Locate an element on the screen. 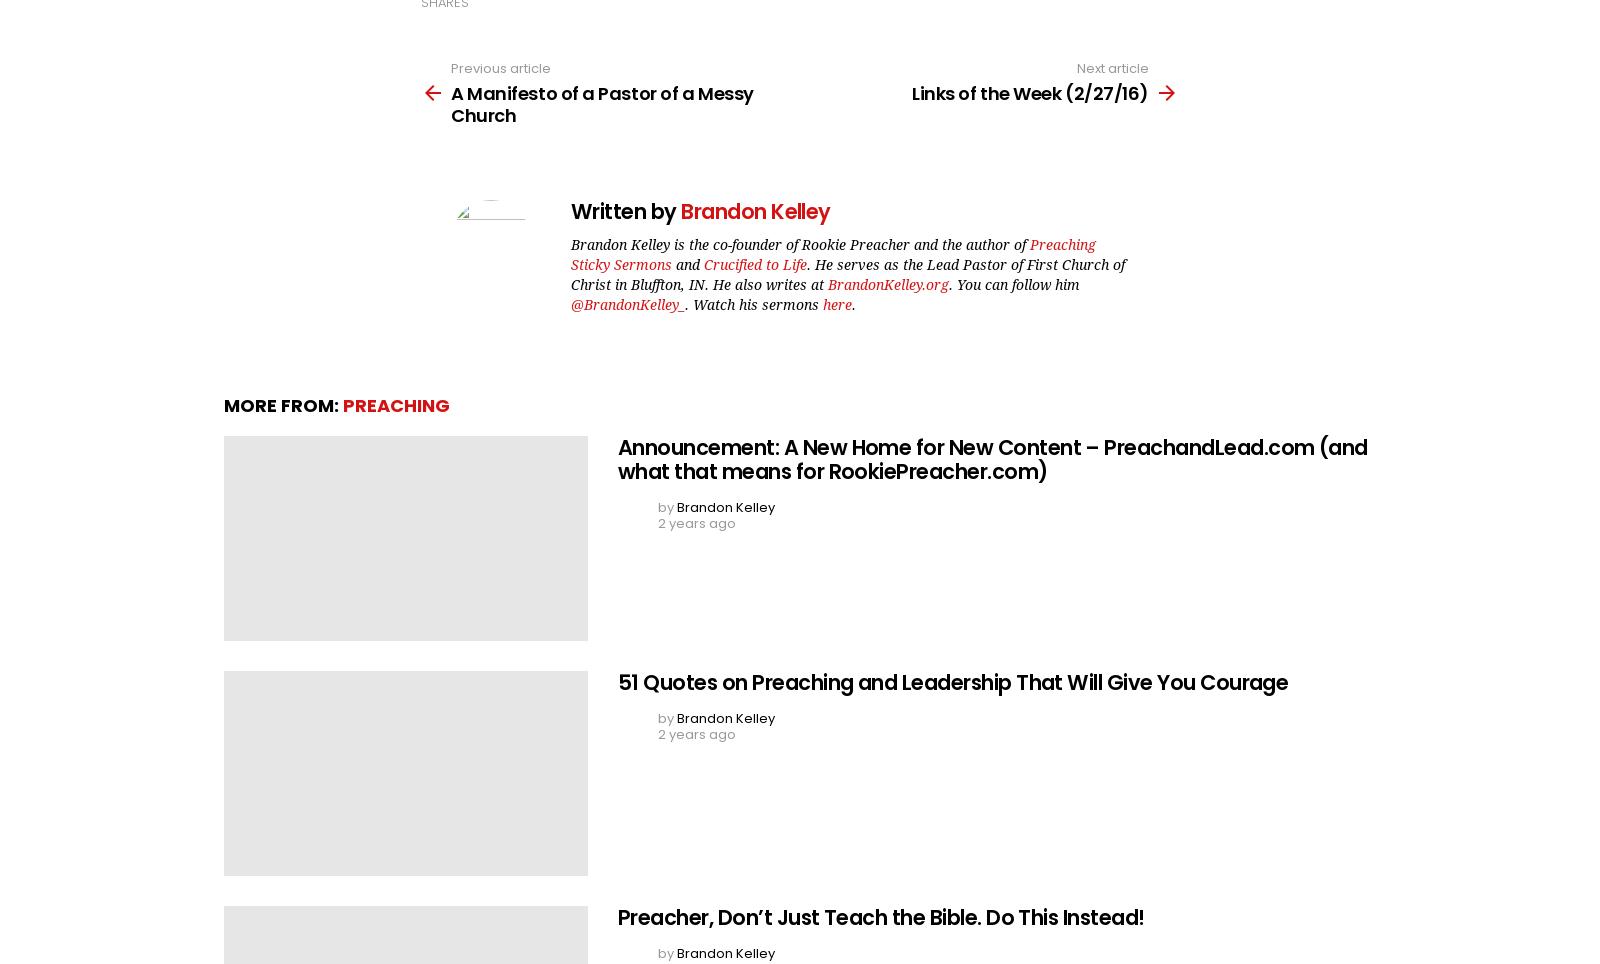  '. You can follow him' is located at coordinates (1014, 283).